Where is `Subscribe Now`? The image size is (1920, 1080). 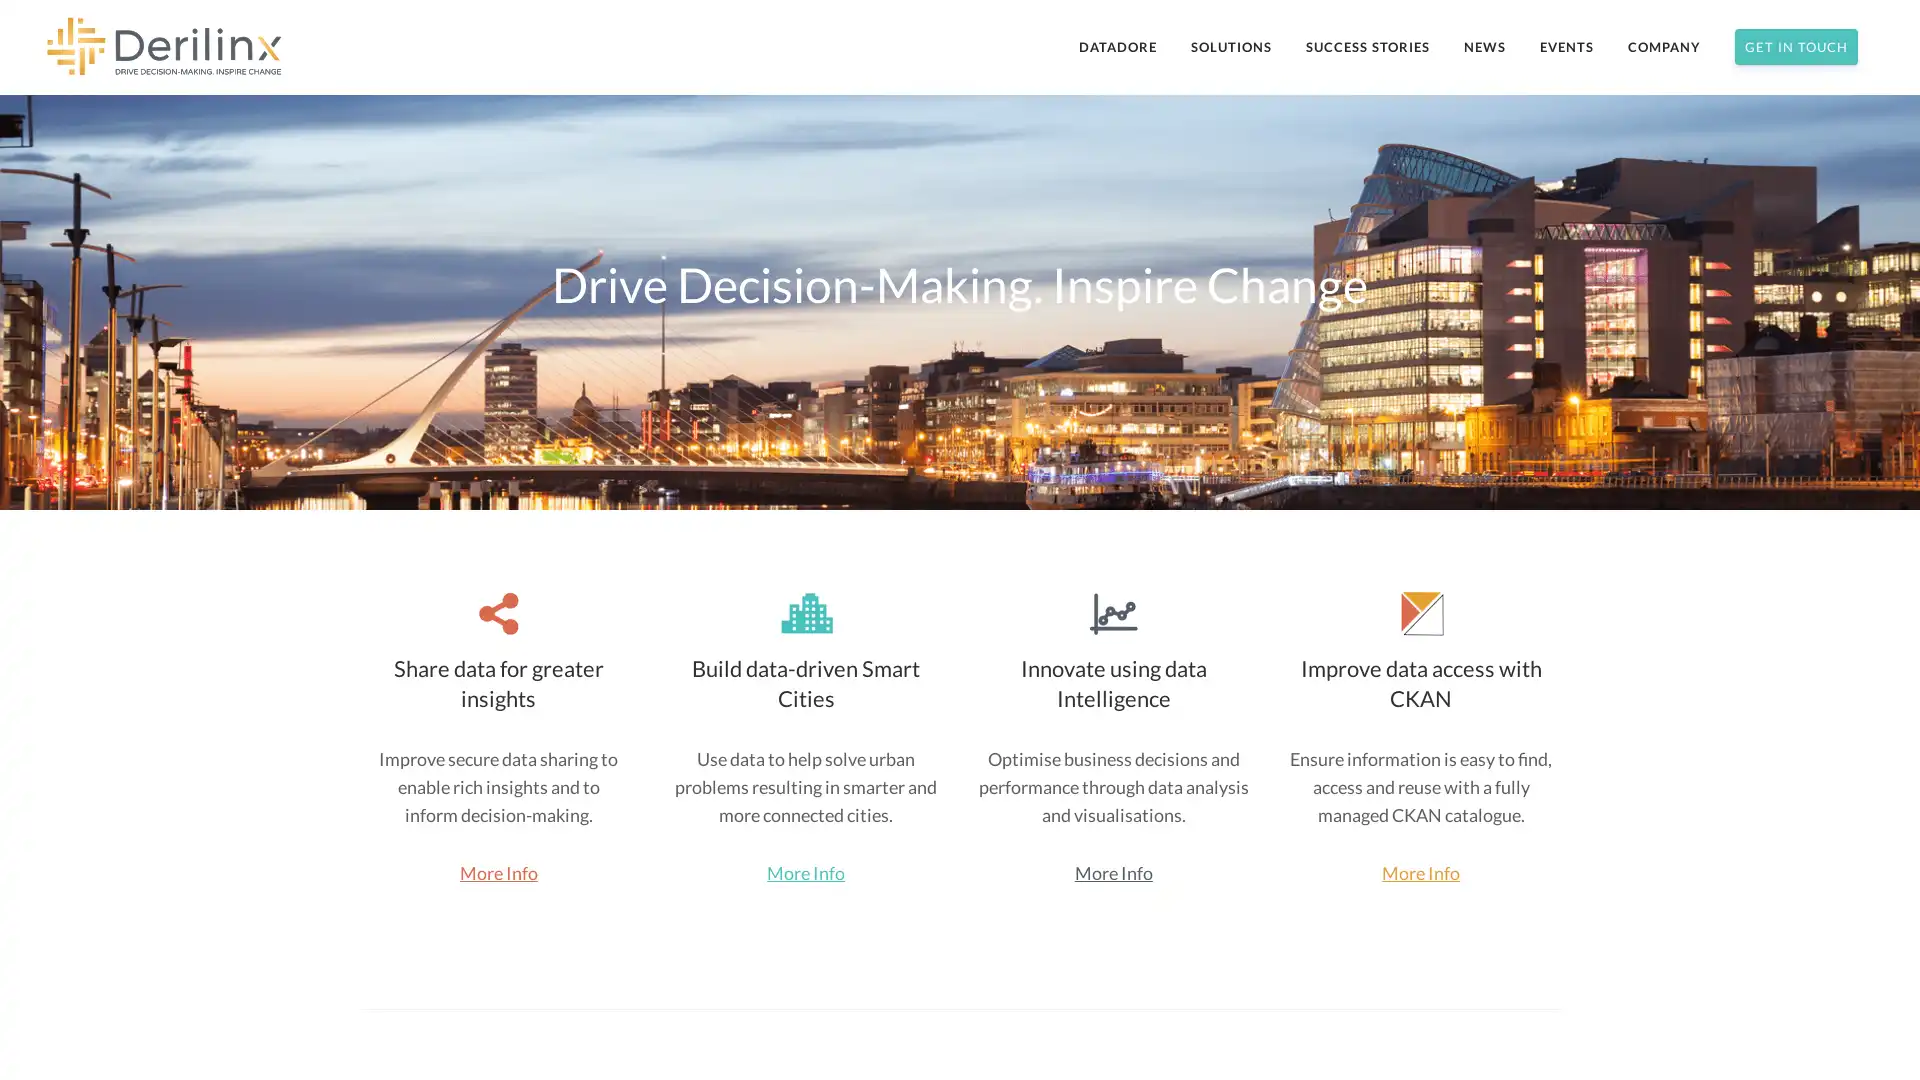 Subscribe Now is located at coordinates (1708, 1040).